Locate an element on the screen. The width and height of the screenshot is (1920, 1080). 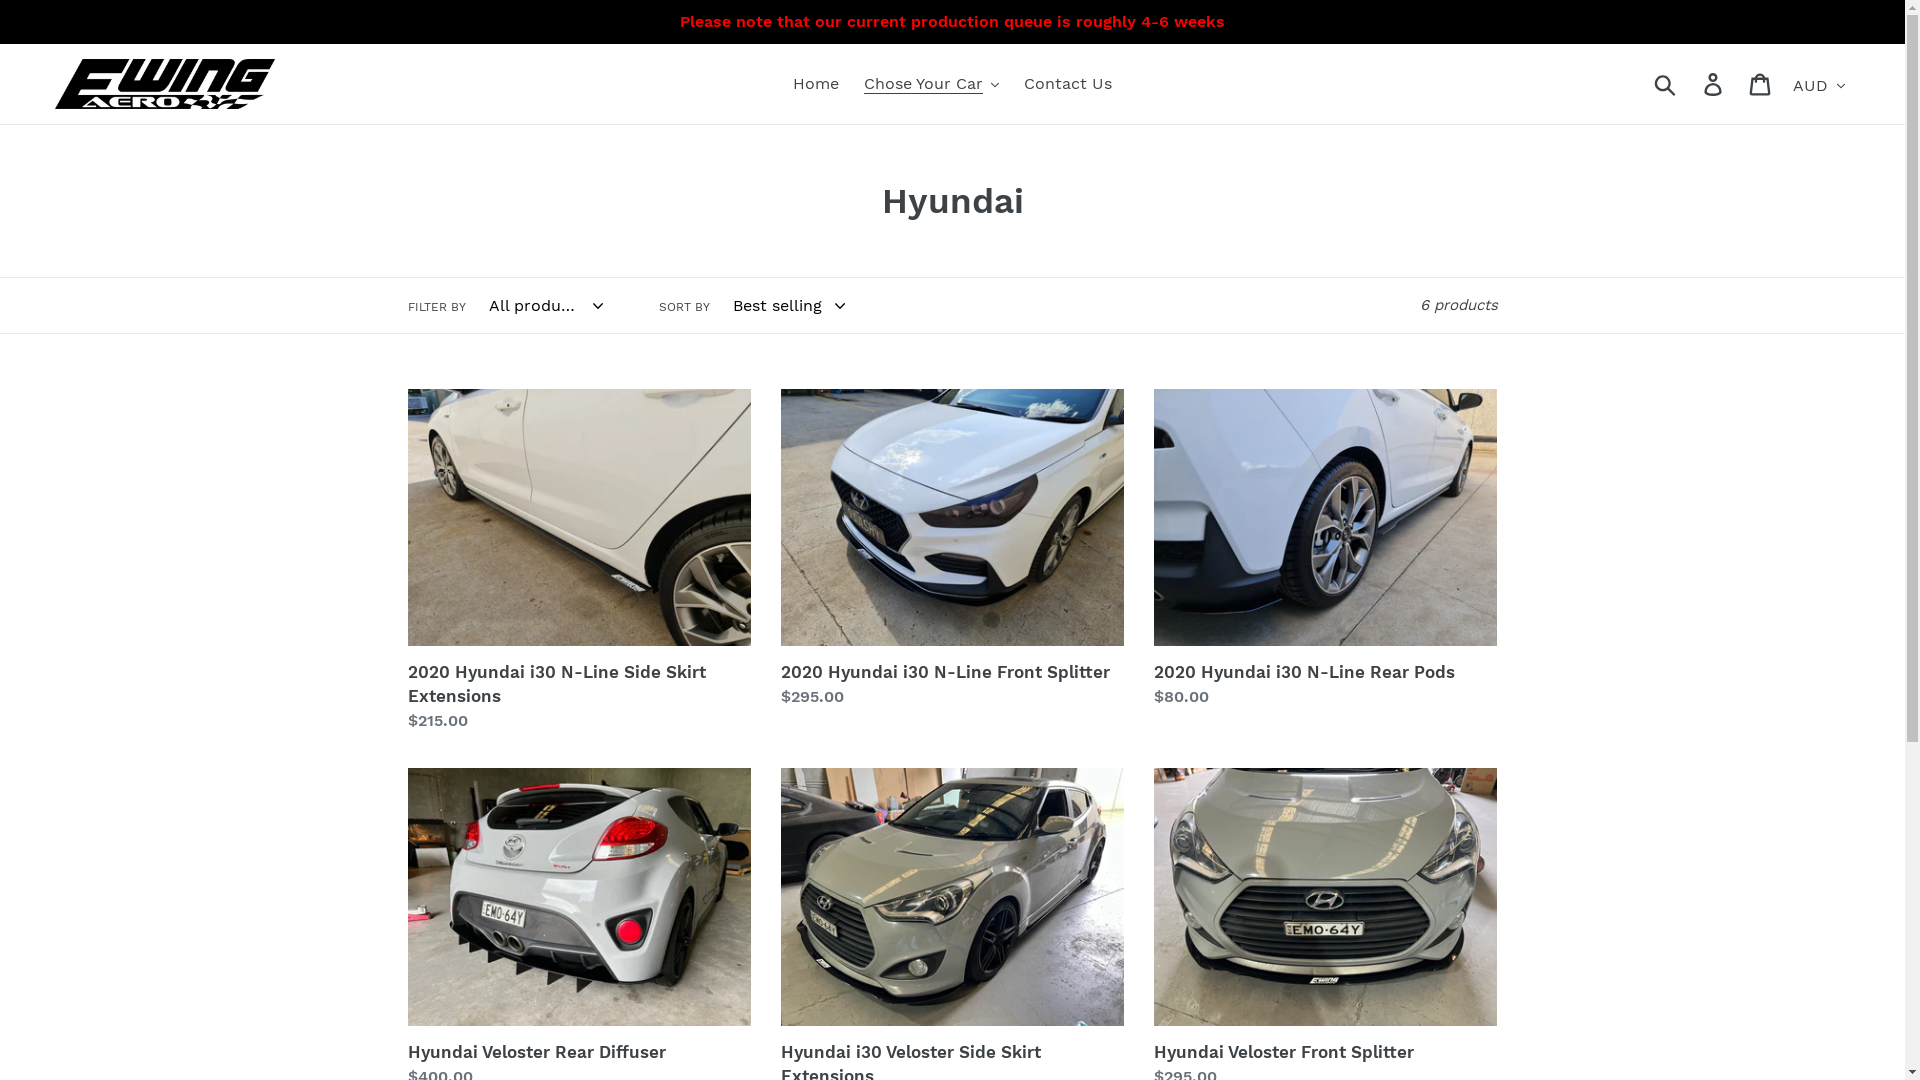
'Cart' is located at coordinates (1761, 83).